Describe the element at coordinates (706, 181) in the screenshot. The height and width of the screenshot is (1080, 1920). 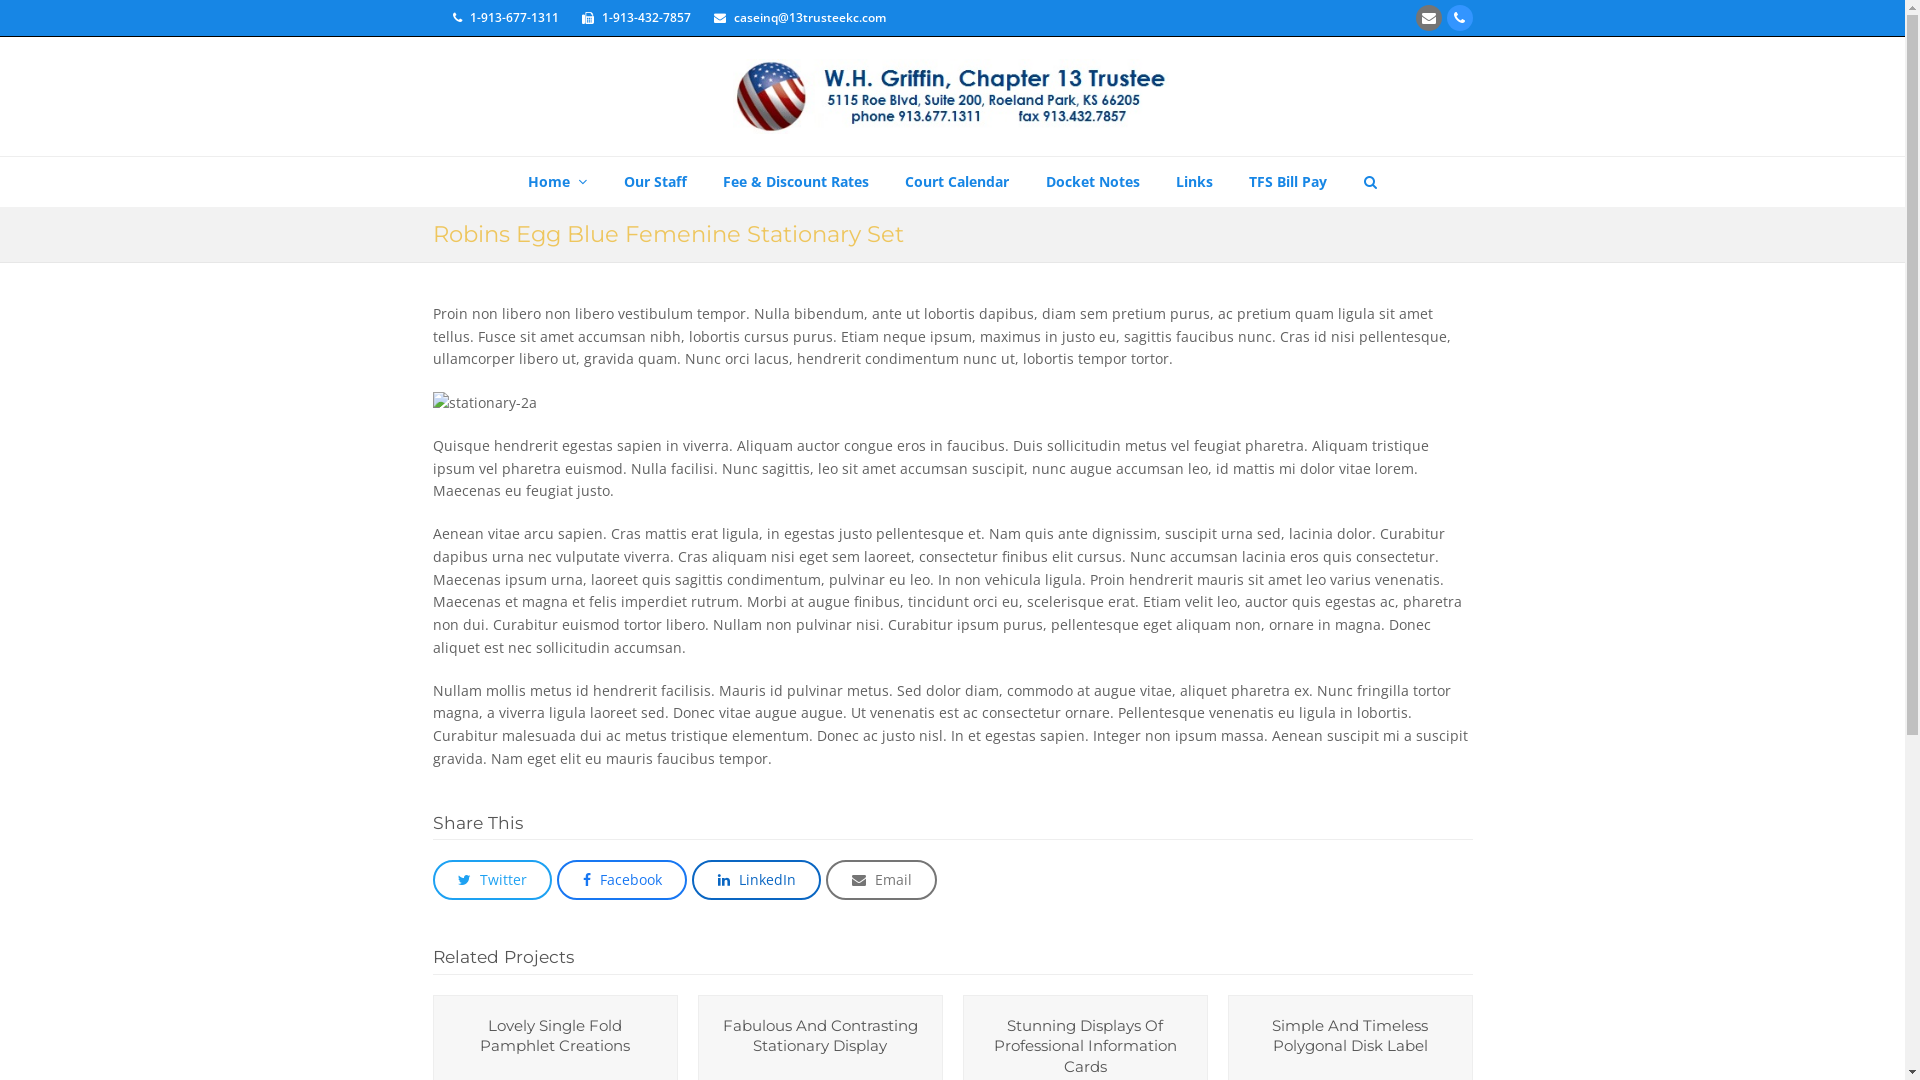
I see `'Fee & Discount Rates'` at that location.